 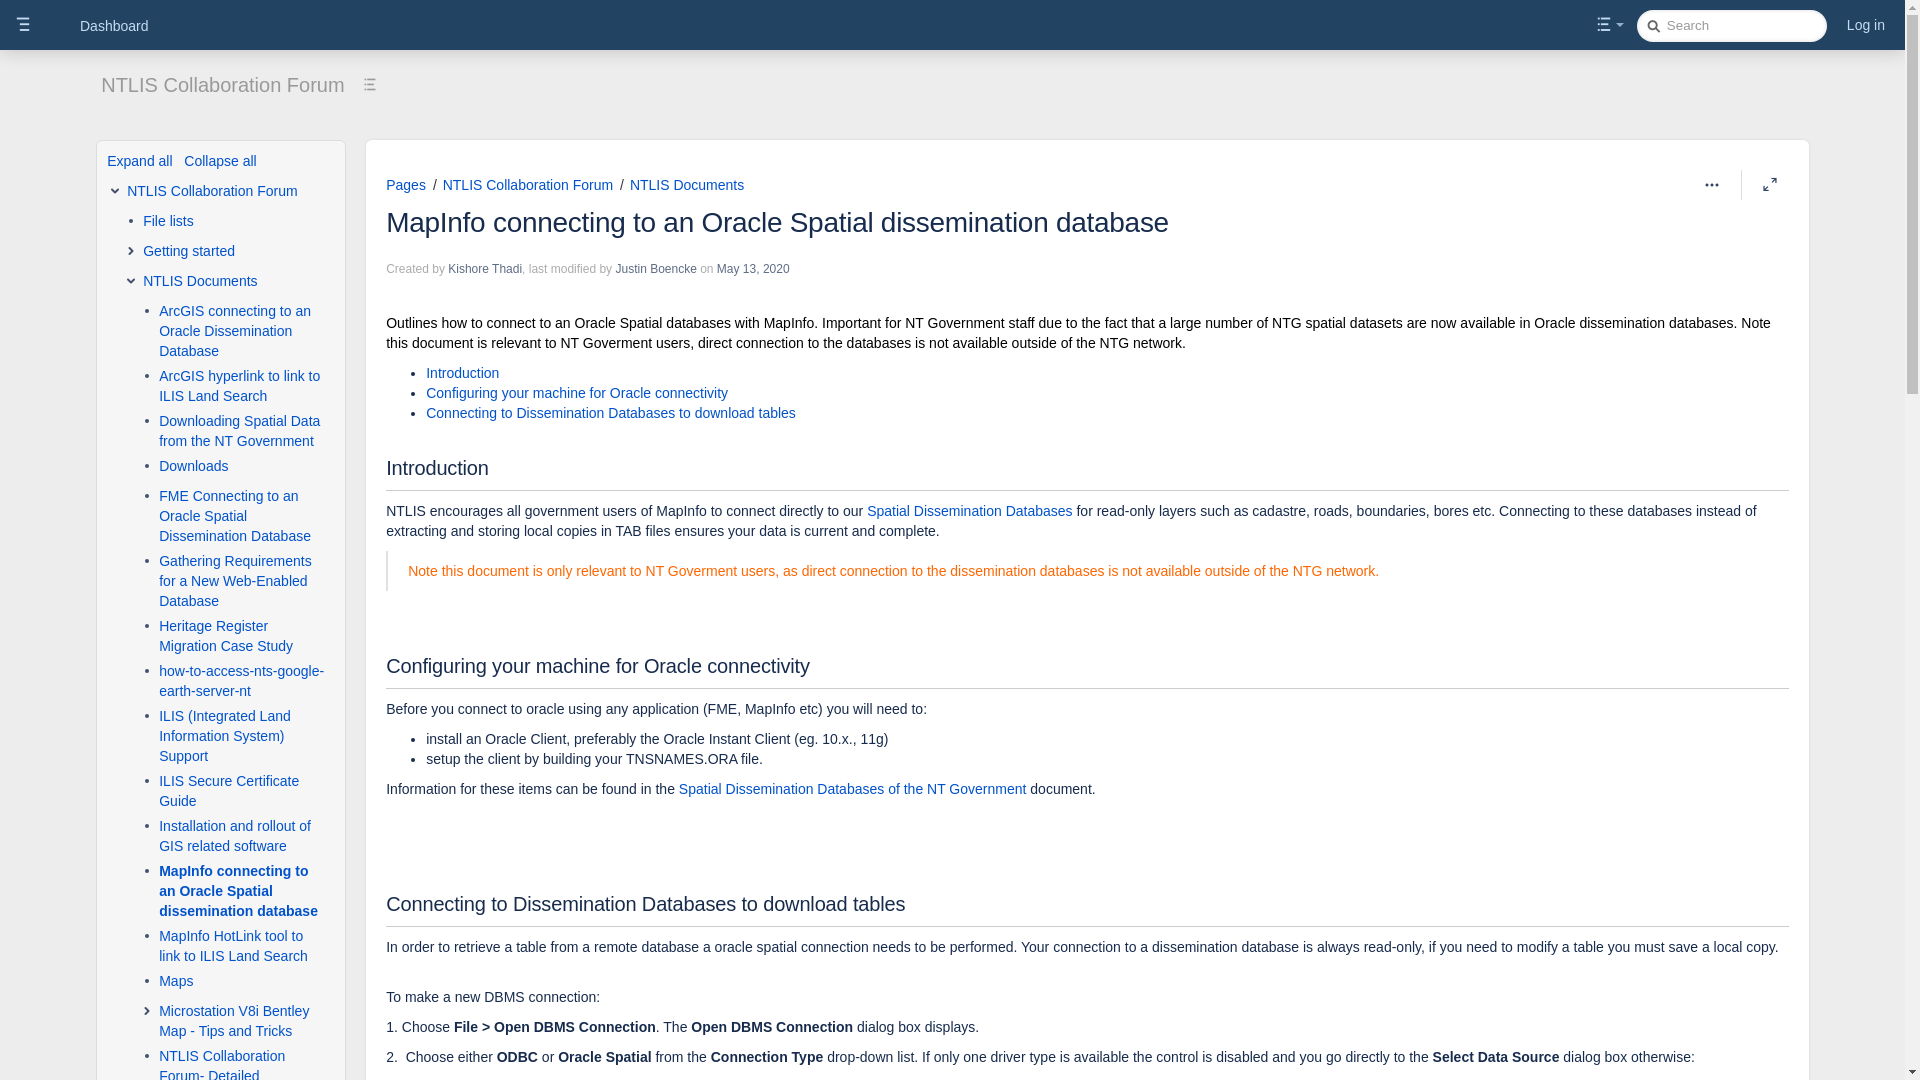 I want to click on 'FME Connecting to an Oracle Spatial Dissemination Database', so click(x=241, y=515).